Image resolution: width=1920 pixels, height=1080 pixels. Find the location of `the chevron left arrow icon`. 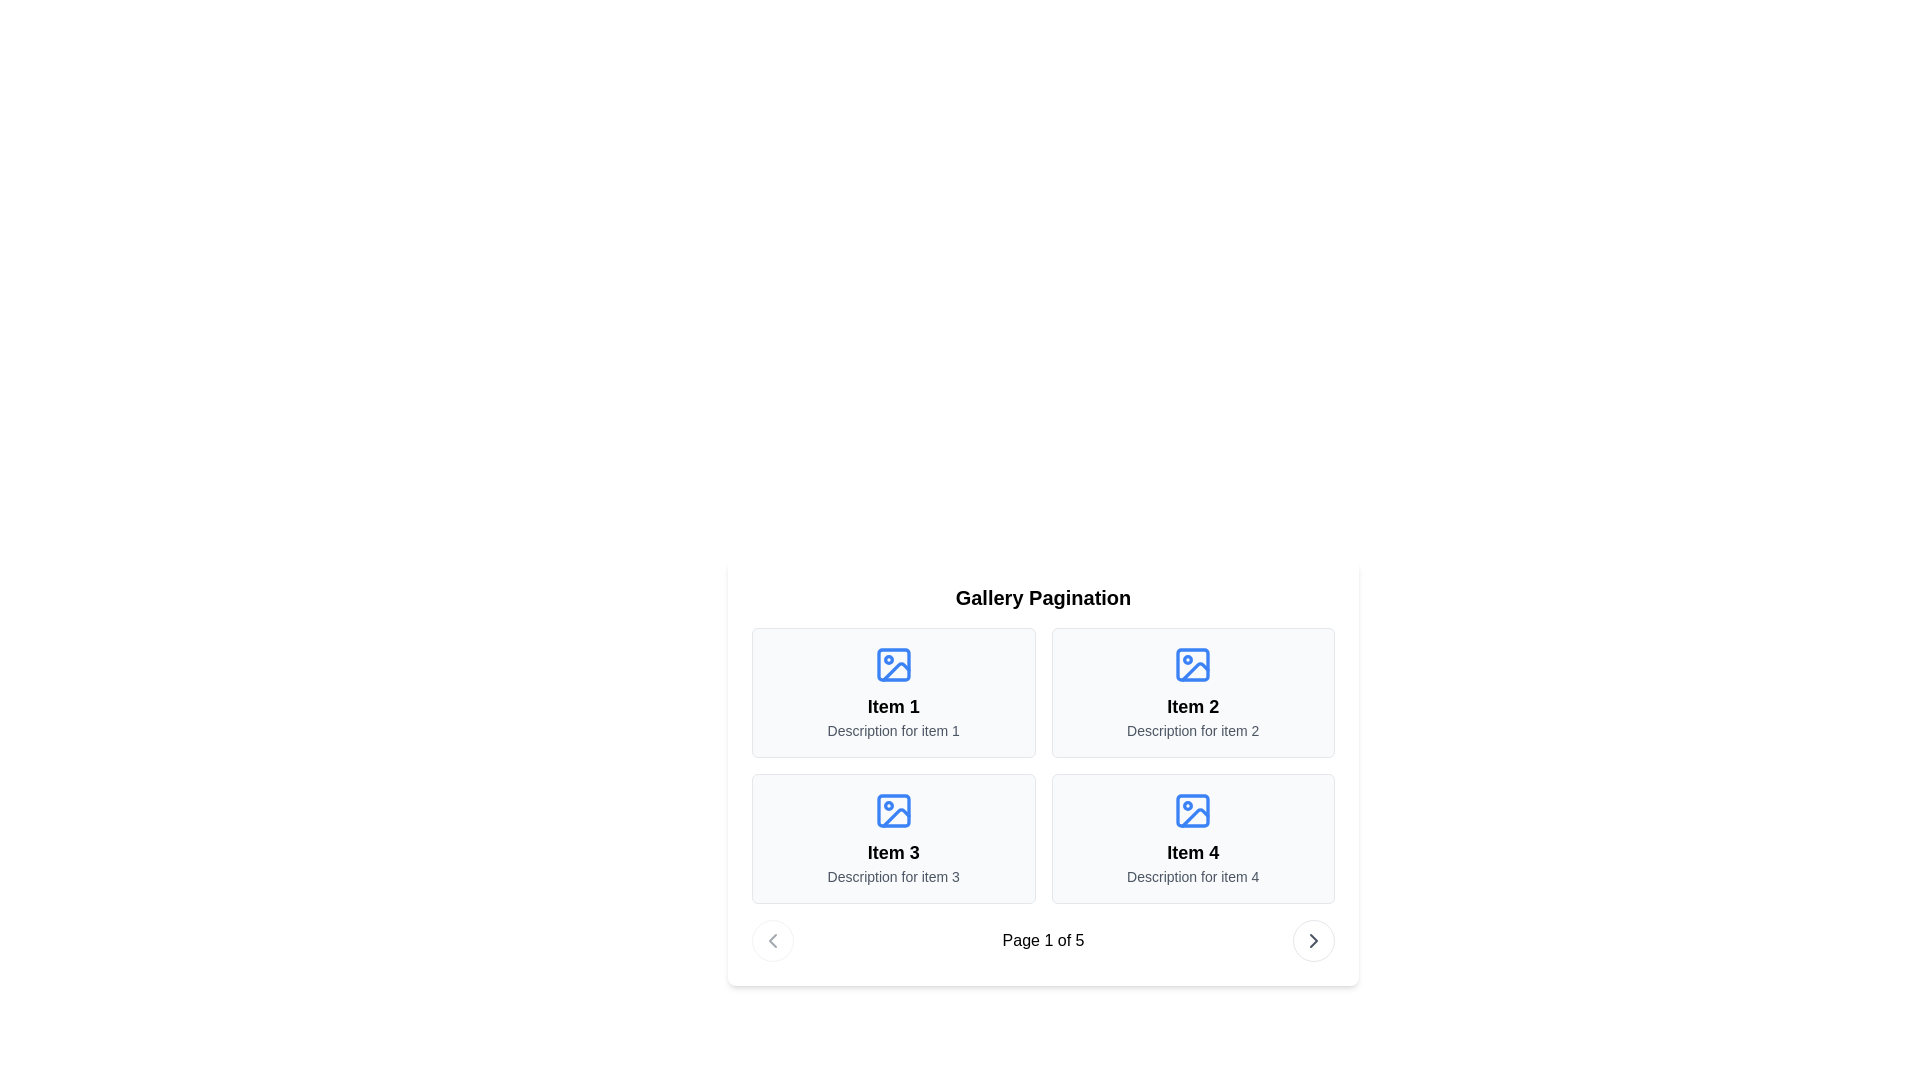

the chevron left arrow icon is located at coordinates (771, 941).